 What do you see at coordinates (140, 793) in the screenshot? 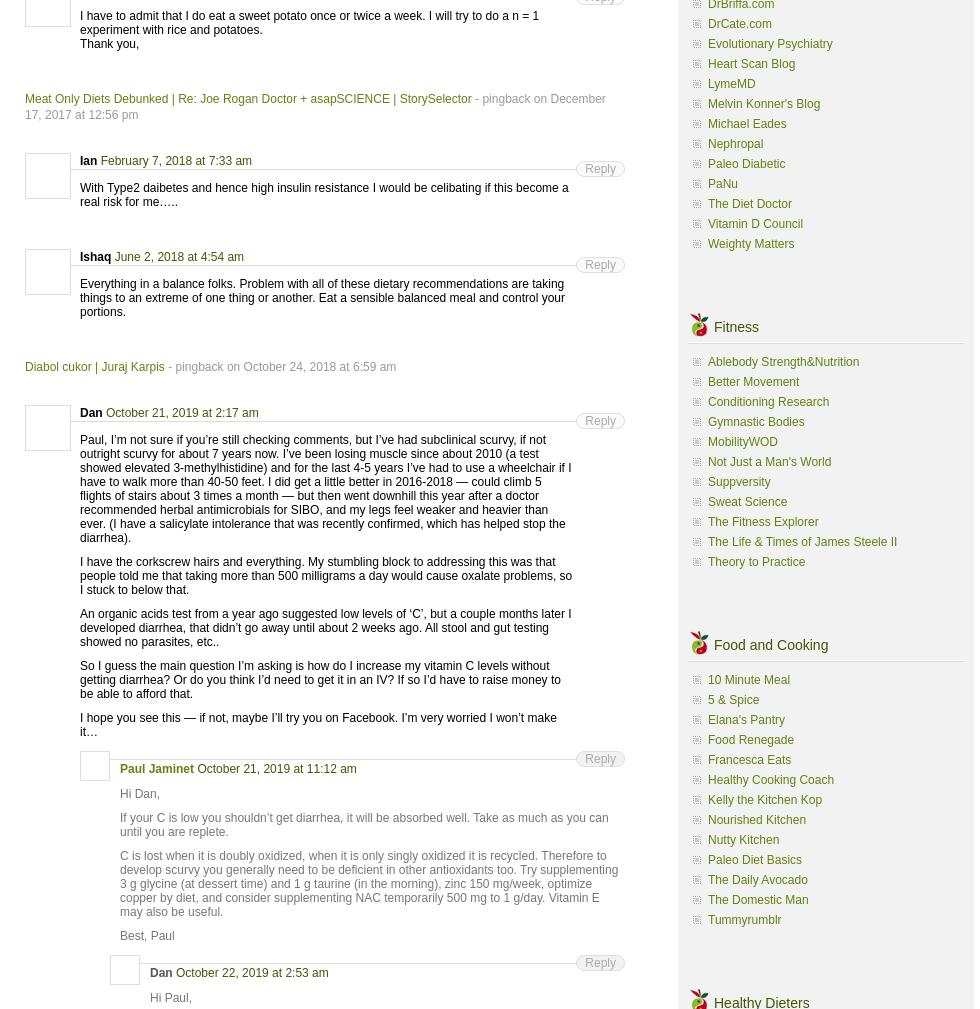
I see `'Hi Dan,'` at bounding box center [140, 793].